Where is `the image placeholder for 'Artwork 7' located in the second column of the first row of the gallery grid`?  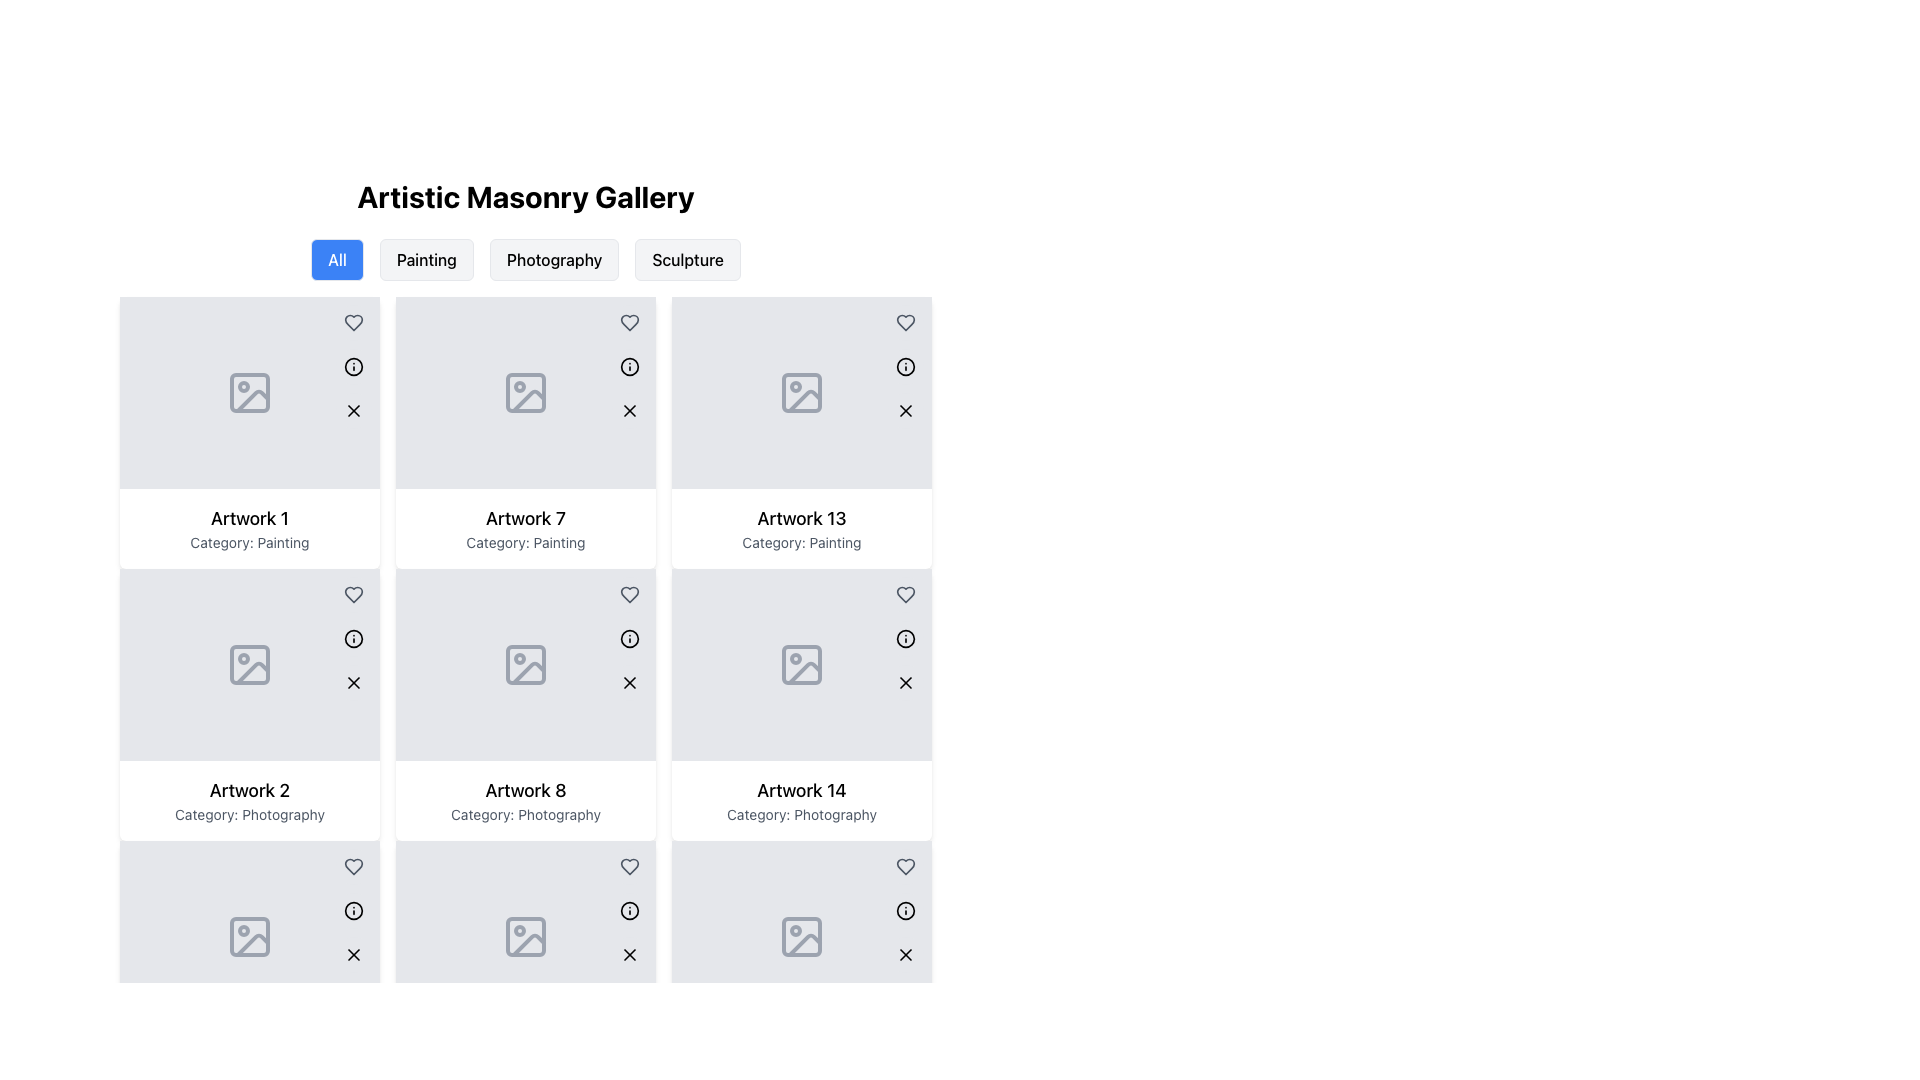
the image placeholder for 'Artwork 7' located in the second column of the first row of the gallery grid is located at coordinates (526, 393).